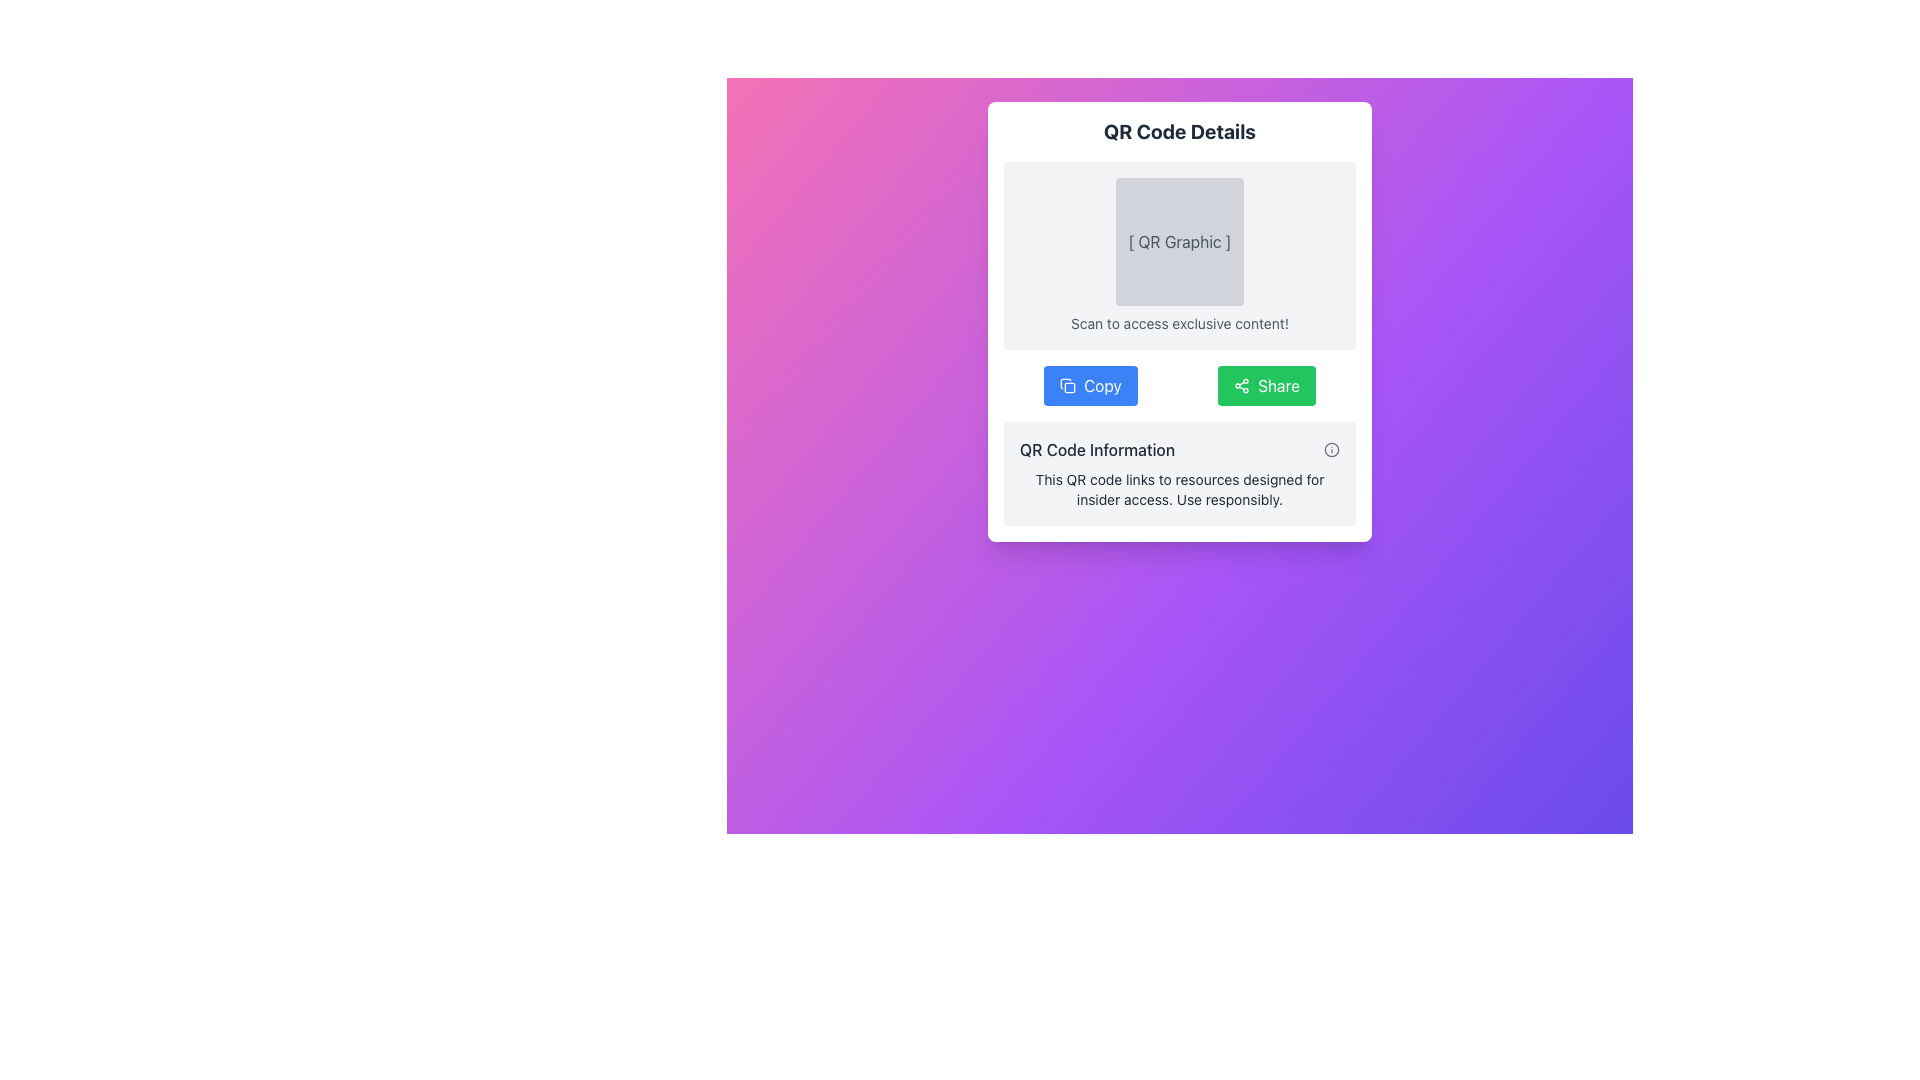 The width and height of the screenshot is (1920, 1080). What do you see at coordinates (1331, 450) in the screenshot?
I see `the circular gray icon with an 'i' symbol located in the bottom-right corner of the 'QR Code Information' section` at bounding box center [1331, 450].